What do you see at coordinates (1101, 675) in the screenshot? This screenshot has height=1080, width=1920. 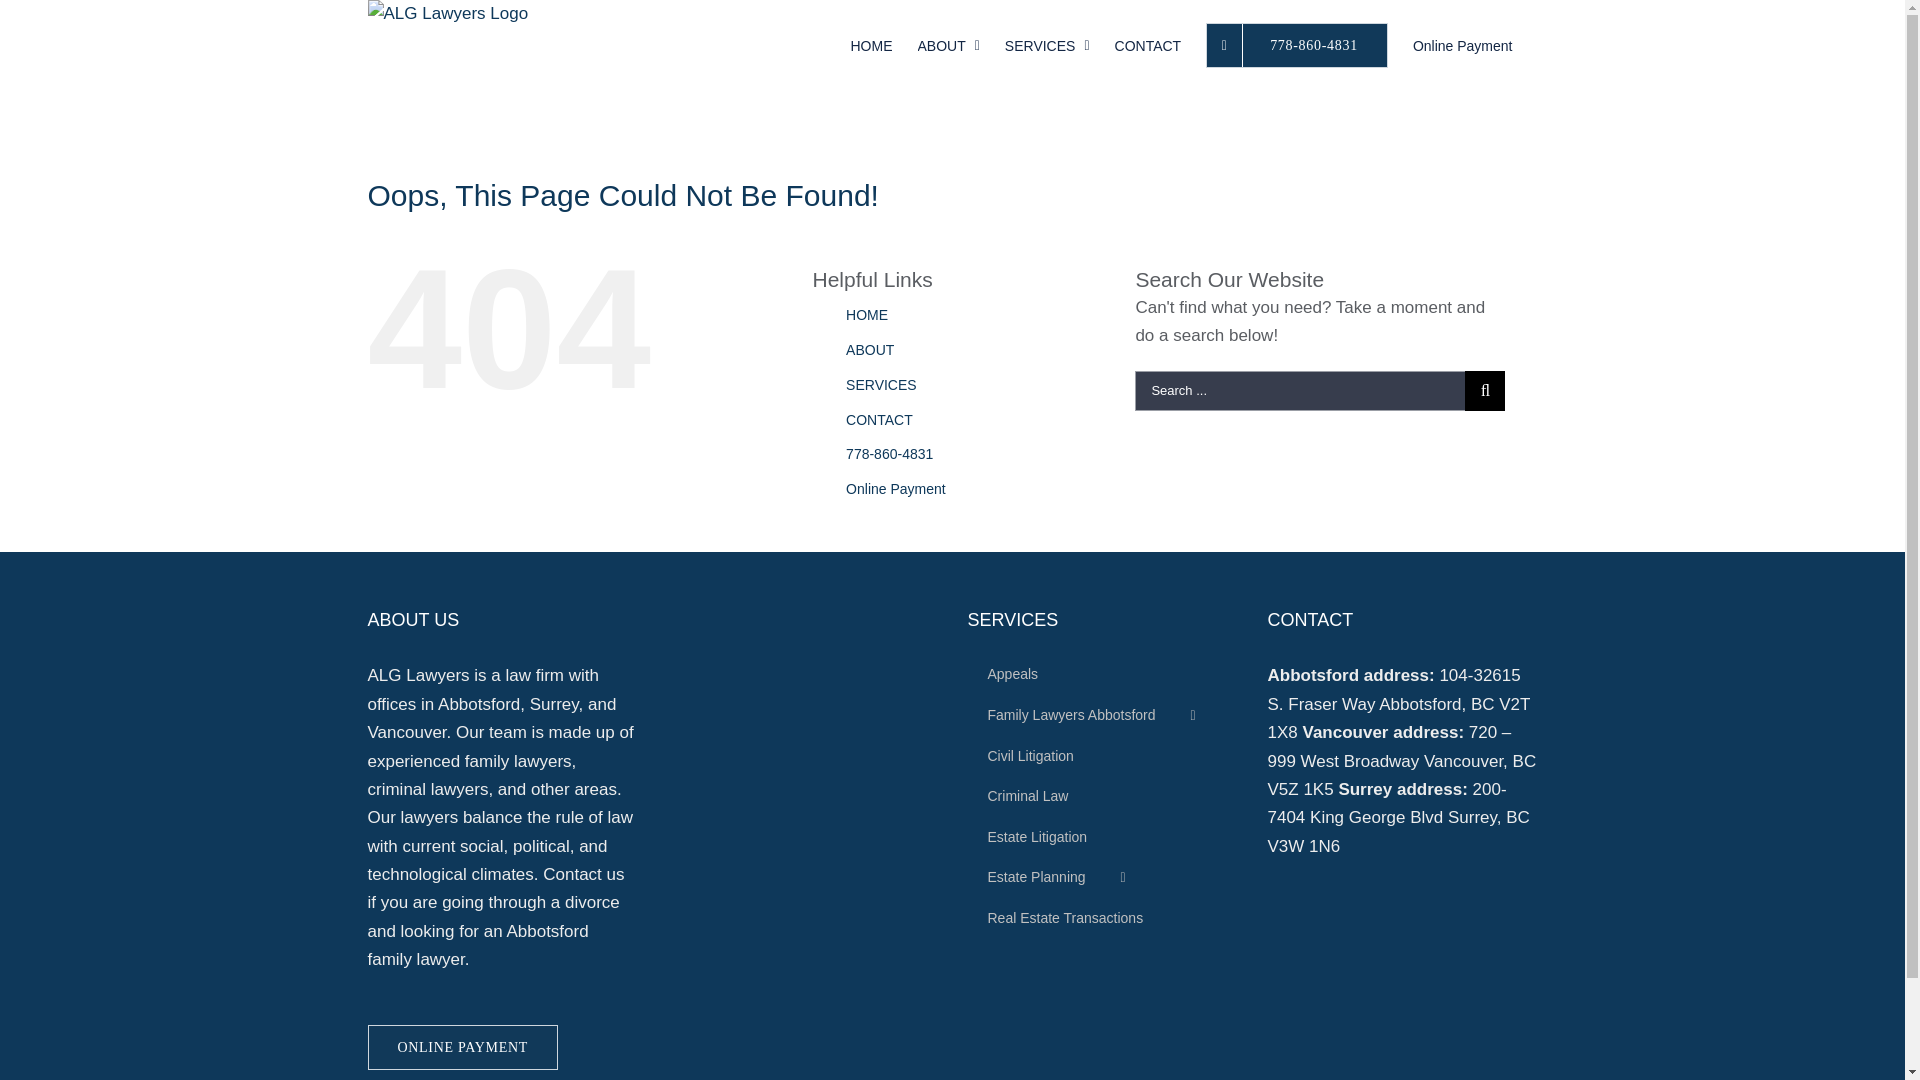 I see `'Appeals'` at bounding box center [1101, 675].